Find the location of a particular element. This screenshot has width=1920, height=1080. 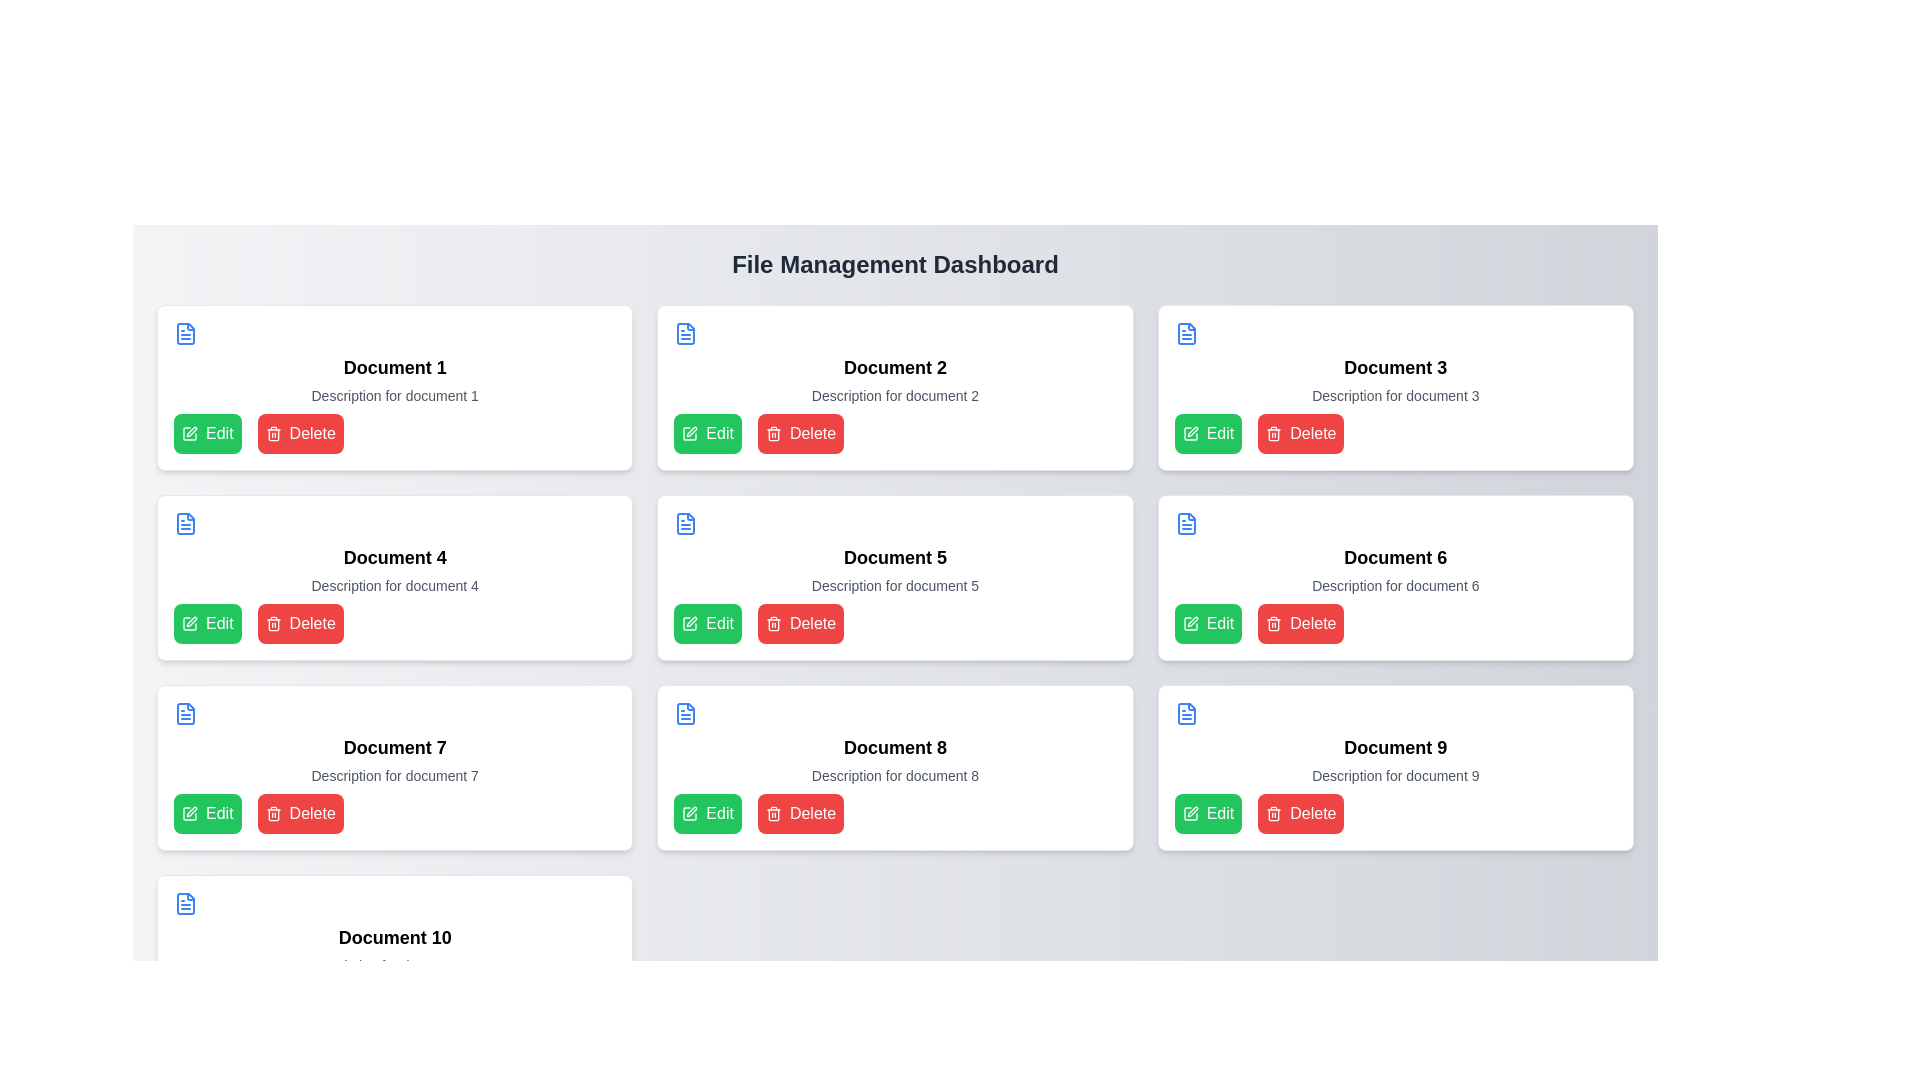

the small blue icon resembling a file located at the upper-left corner of the card labeled 'Document 7' is located at coordinates (186, 712).